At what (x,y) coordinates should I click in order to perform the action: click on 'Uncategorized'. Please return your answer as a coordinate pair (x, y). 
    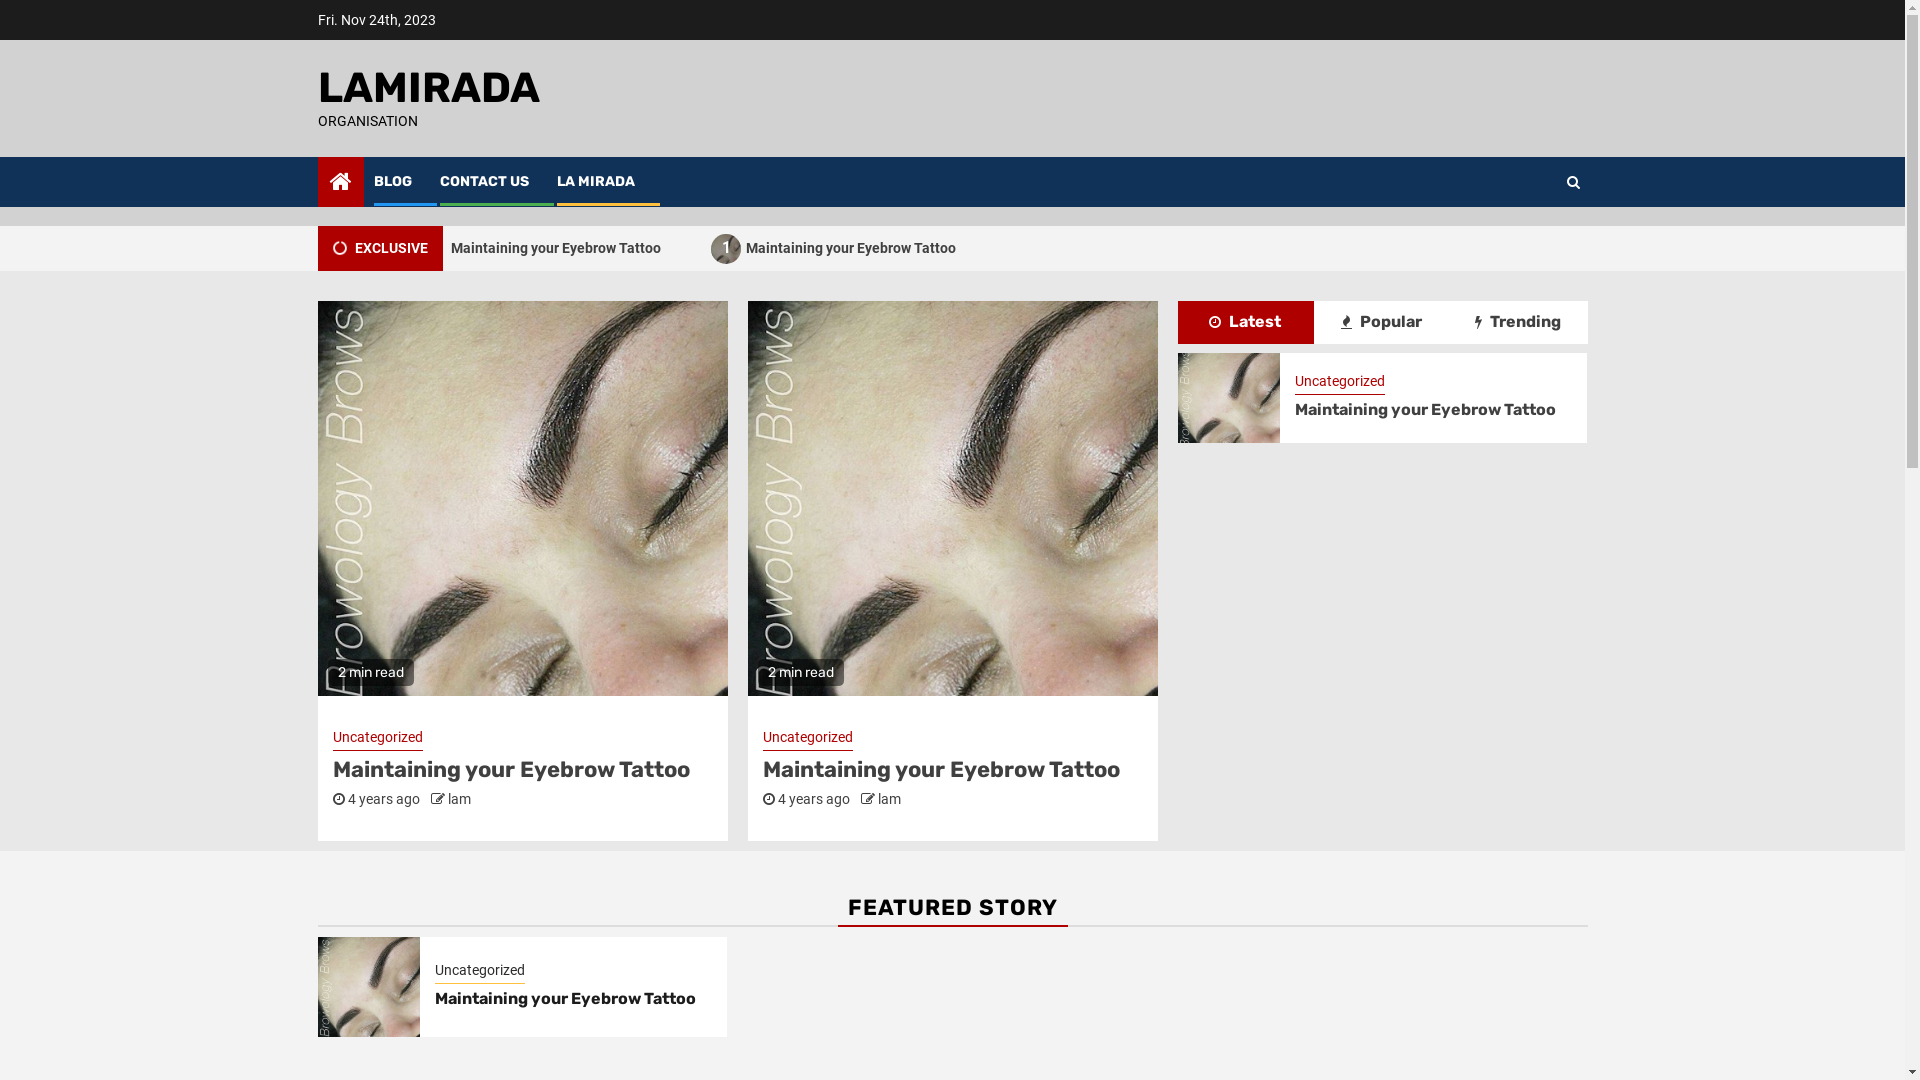
    Looking at the image, I should click on (480, 971).